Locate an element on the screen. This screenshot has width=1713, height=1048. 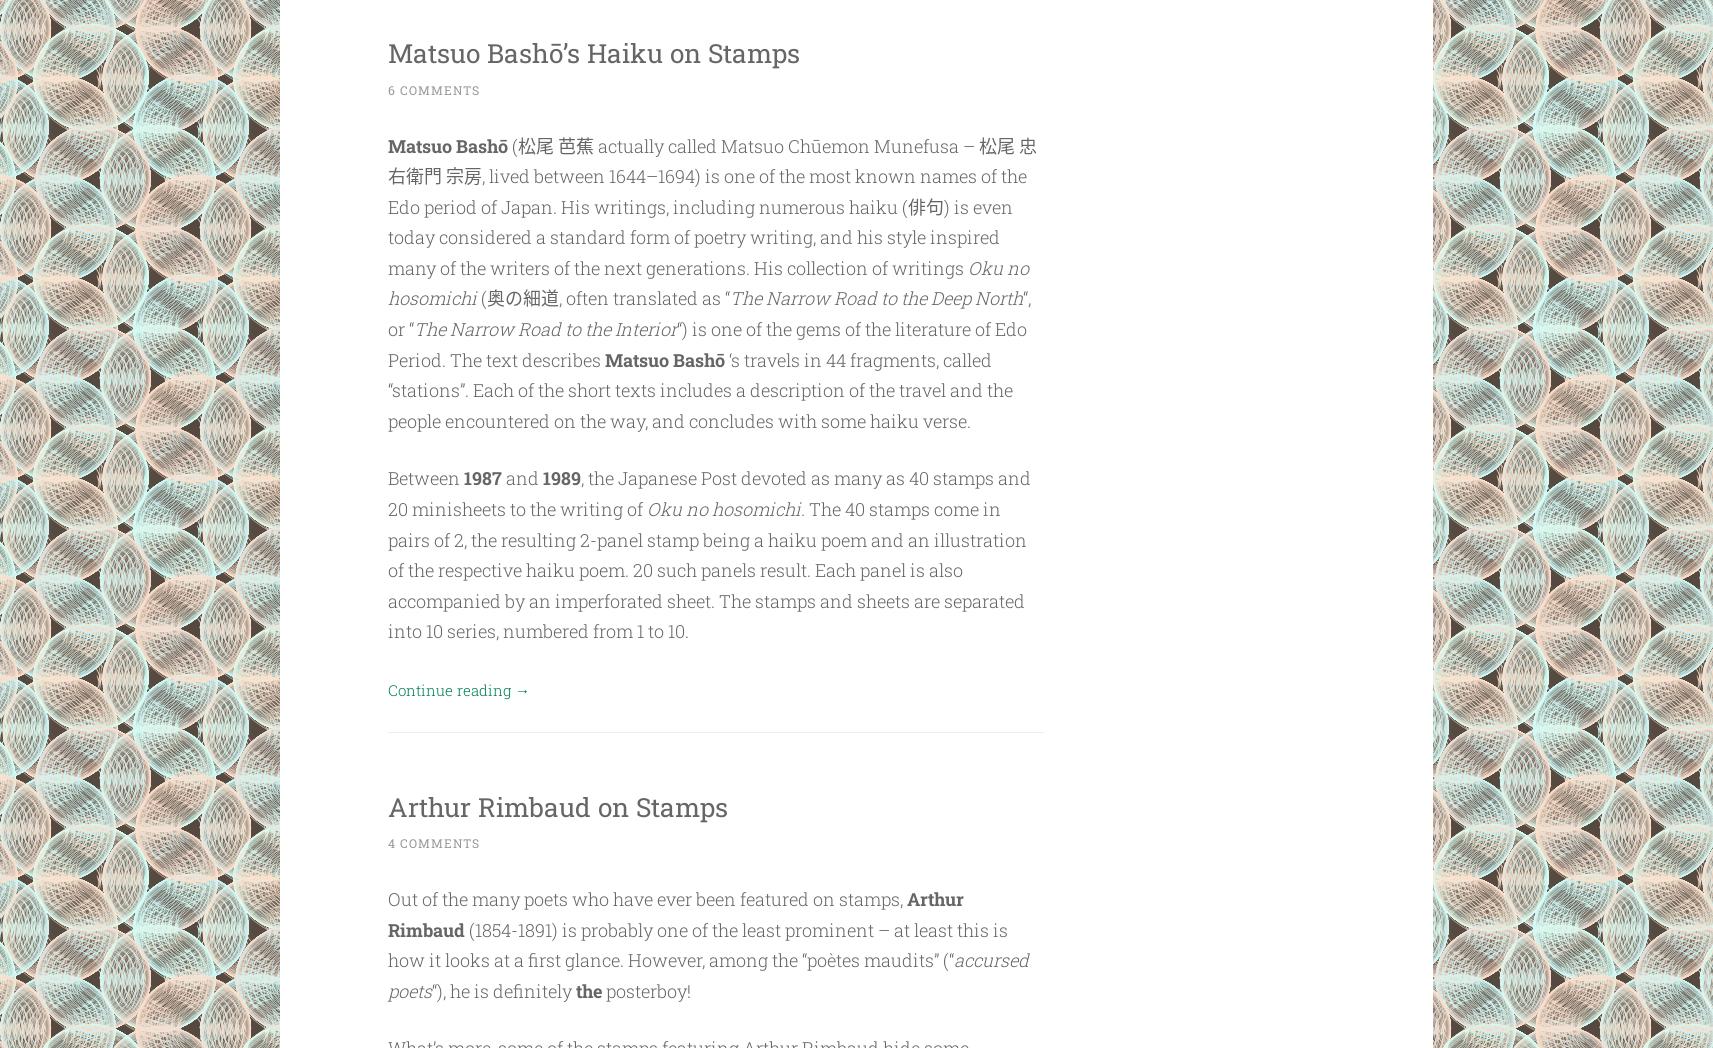
'posterboy!' is located at coordinates (601, 989).